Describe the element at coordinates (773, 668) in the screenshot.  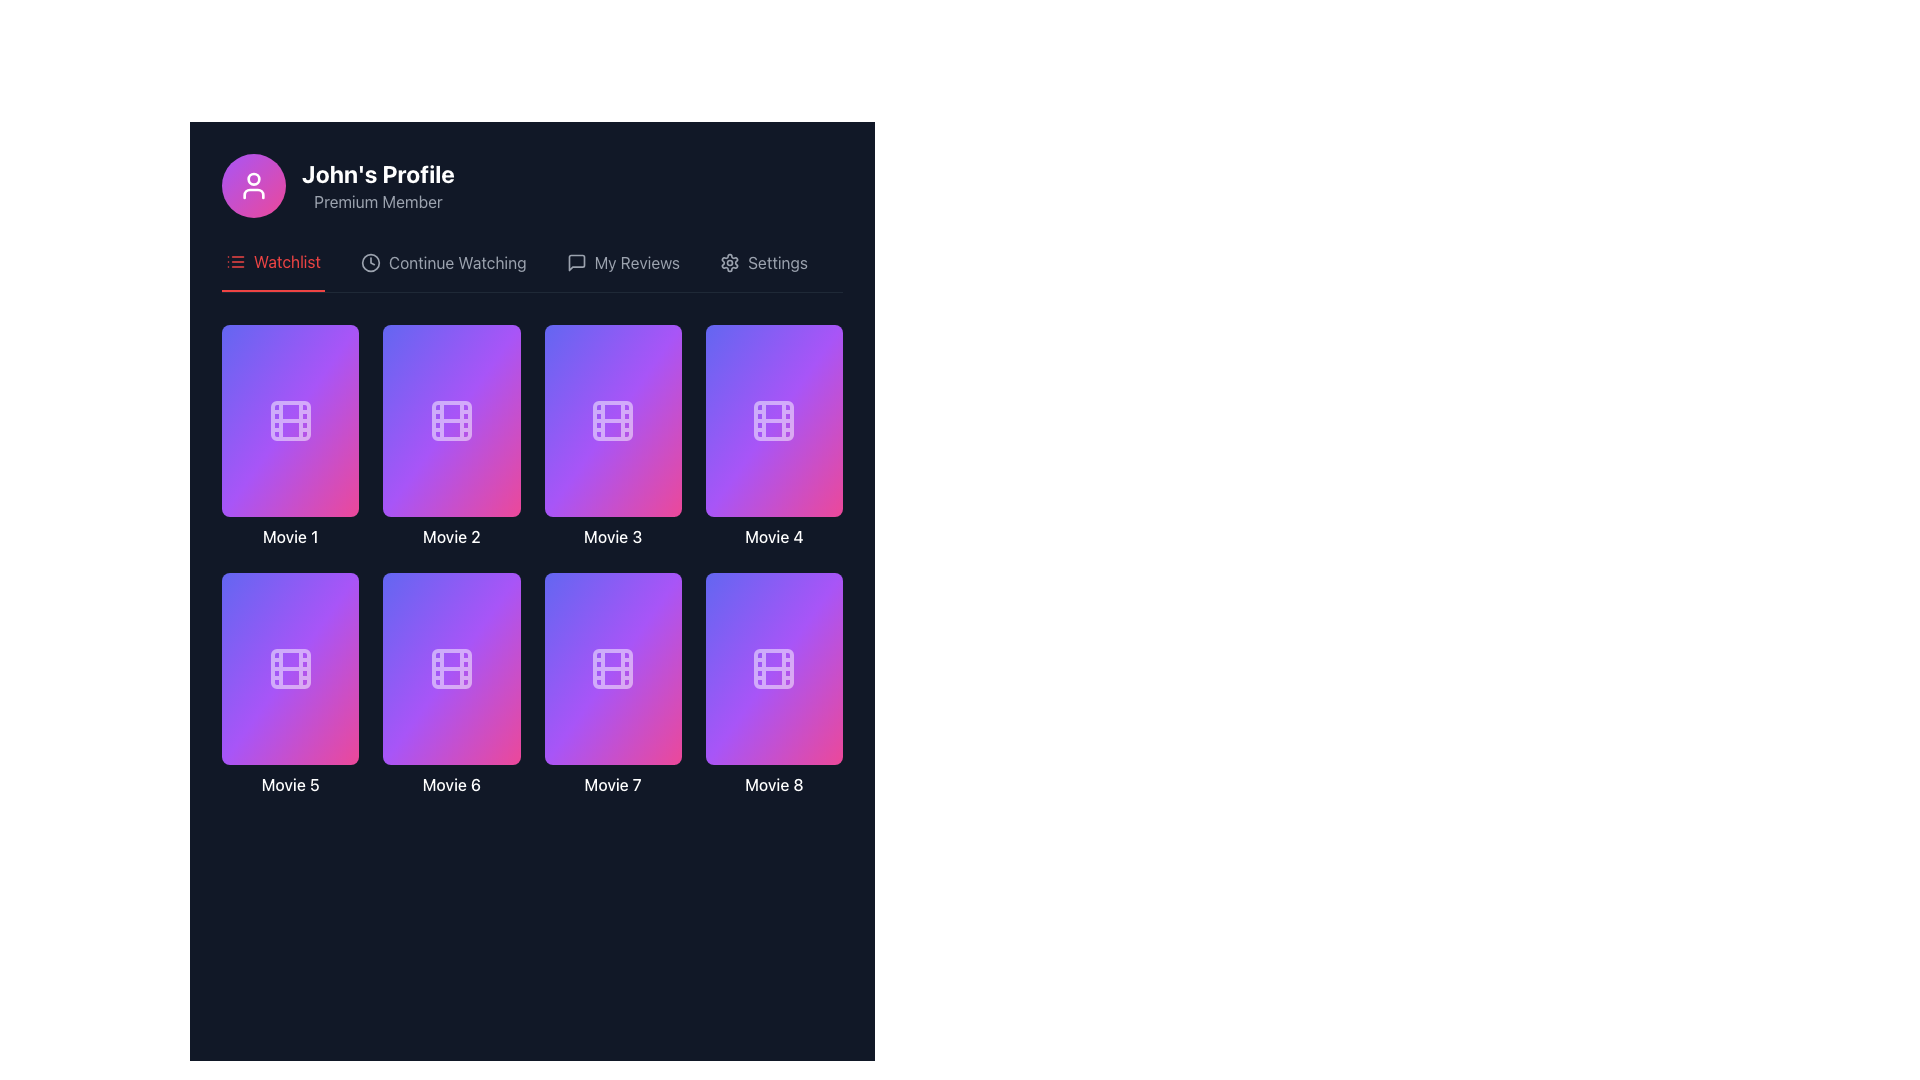
I see `the movie icon located in the bottom-right tile of the movie selection area` at that location.